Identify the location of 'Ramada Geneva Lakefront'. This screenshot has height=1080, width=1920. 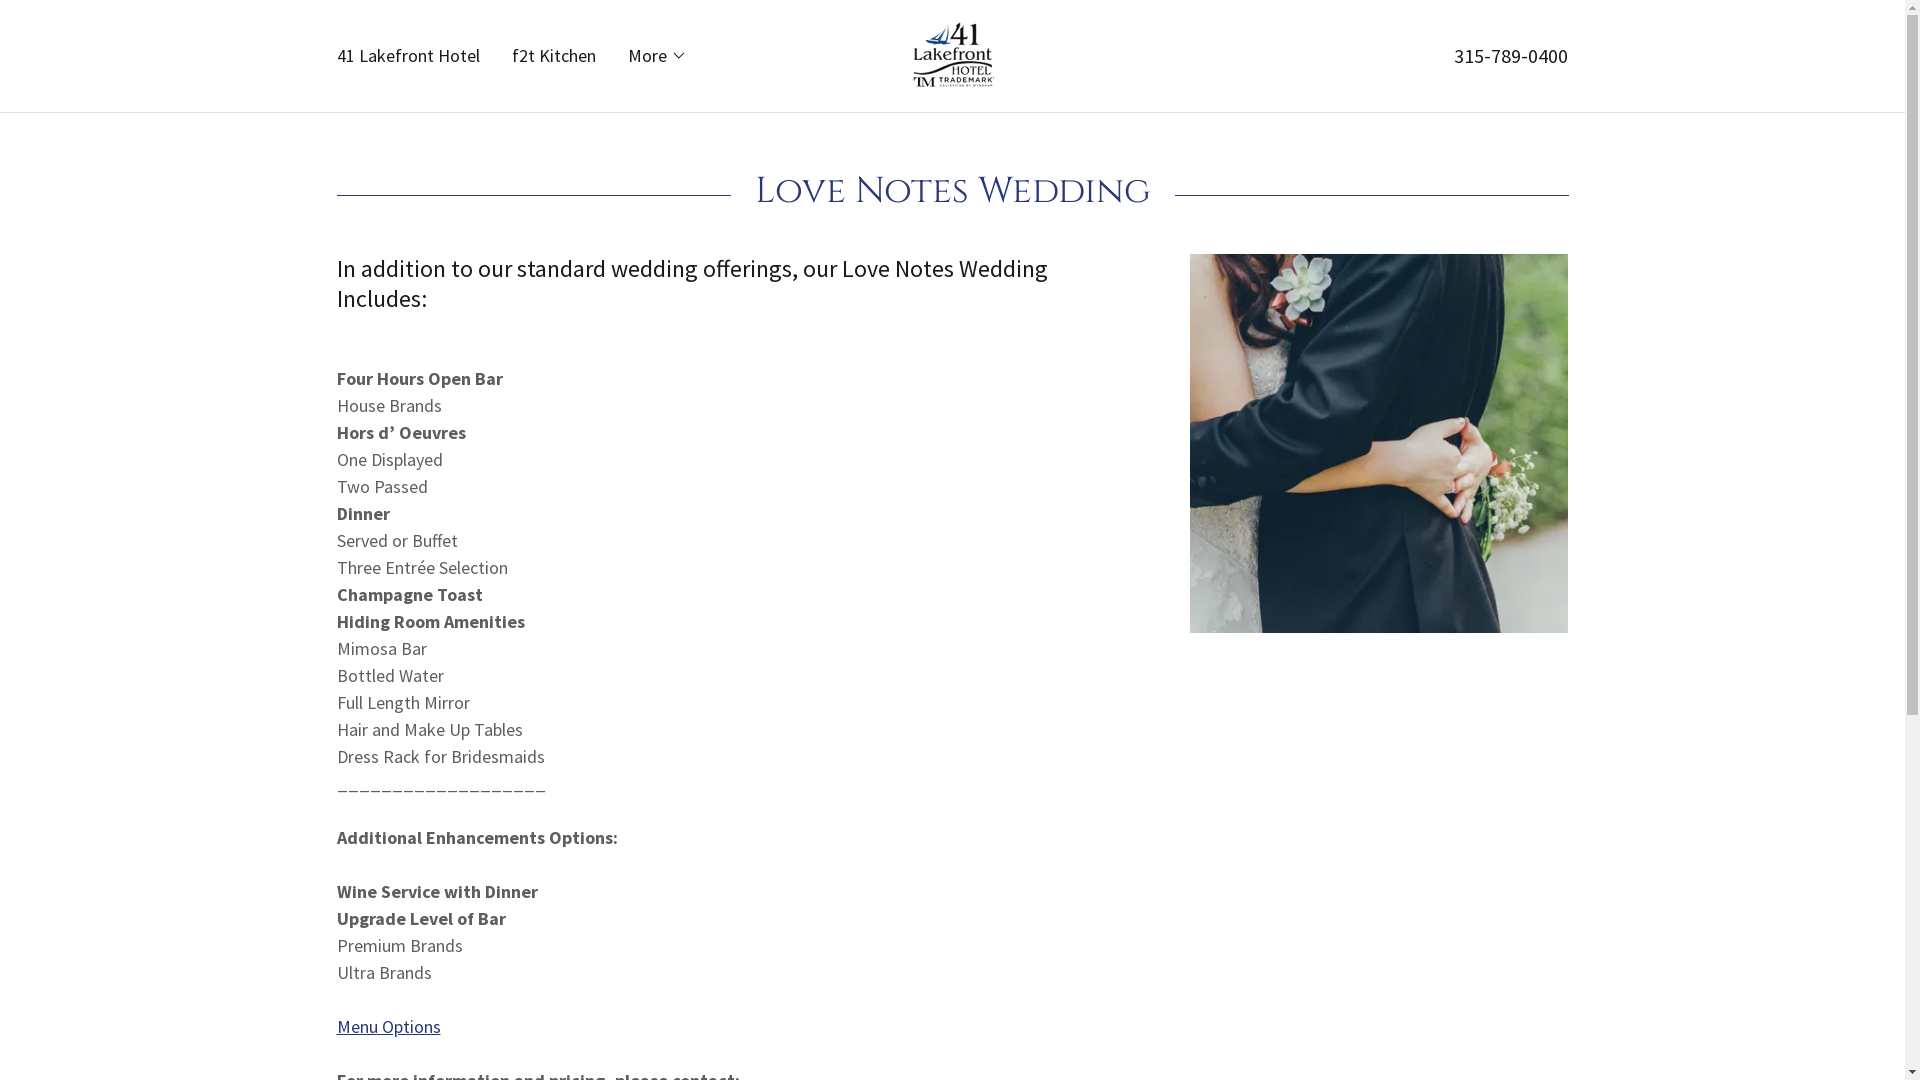
(950, 52).